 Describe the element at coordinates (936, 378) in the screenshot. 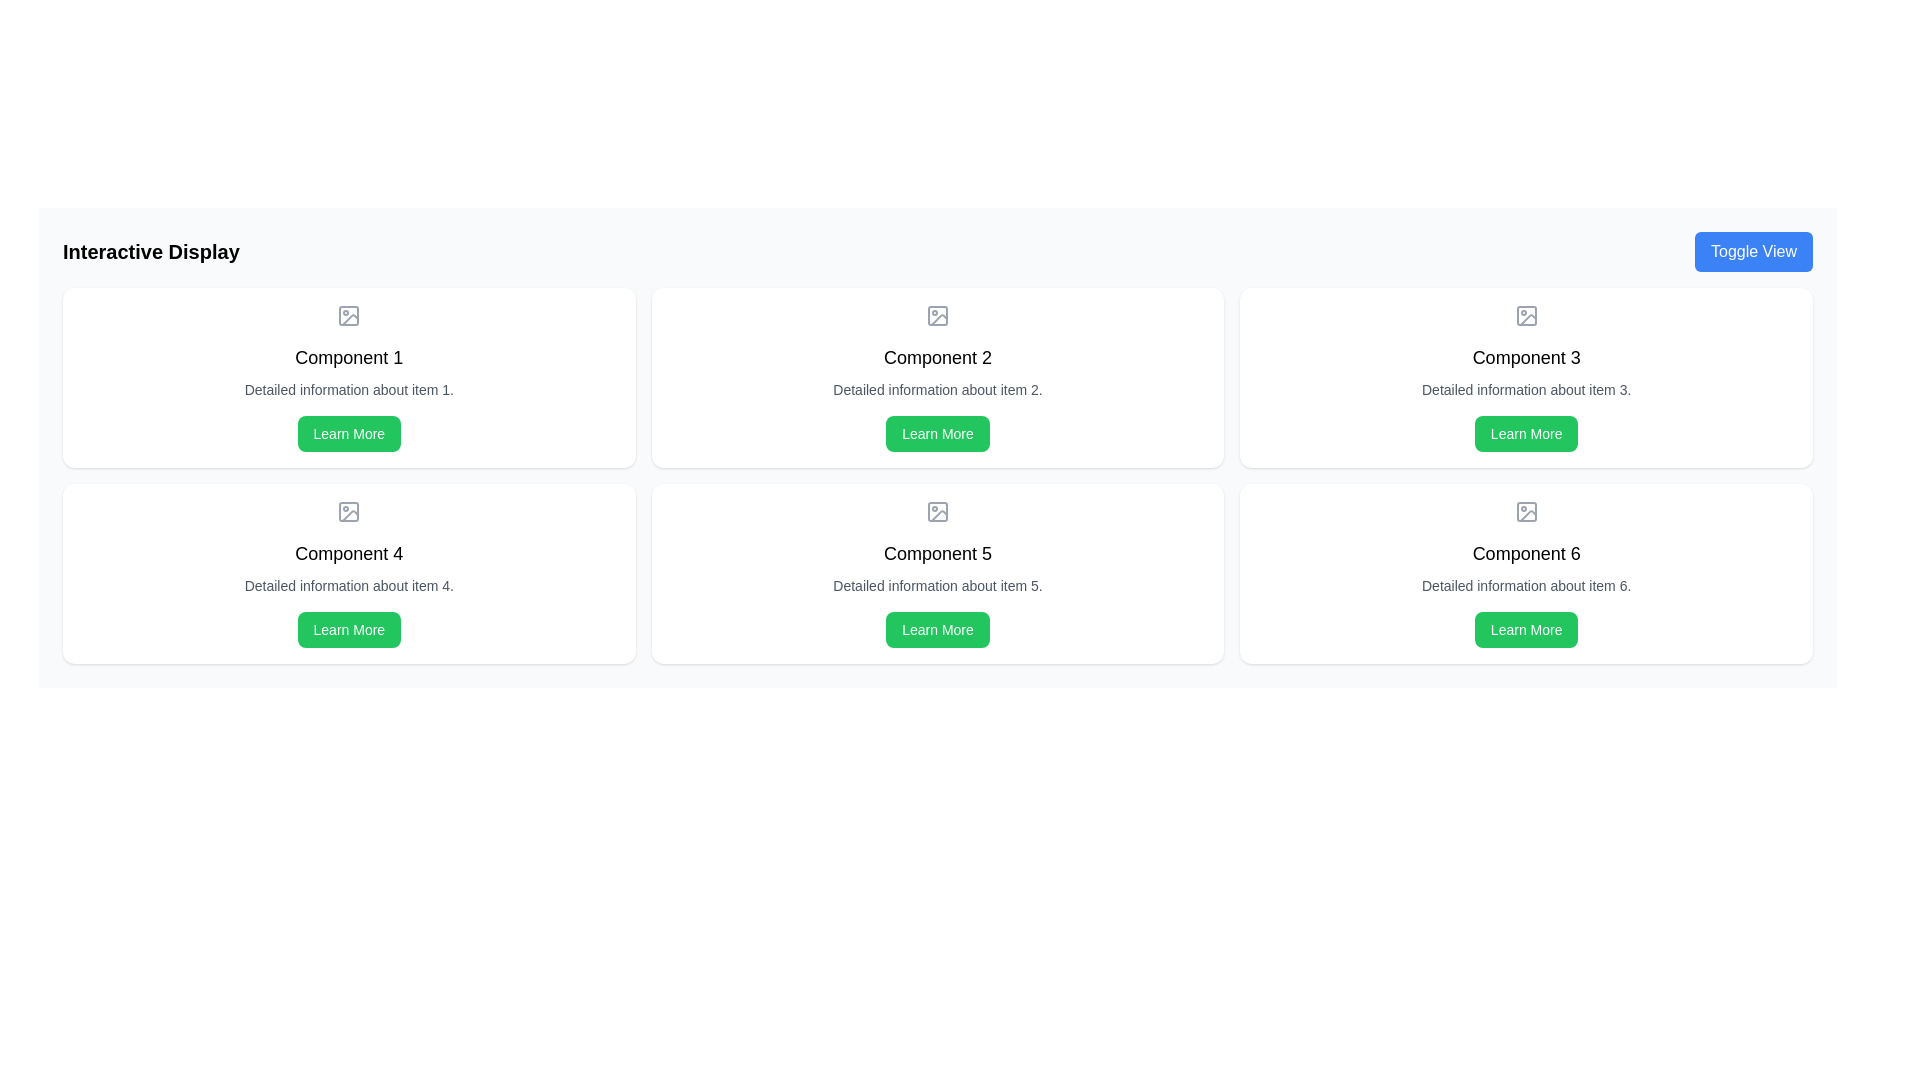

I see `detailed view of the Display card for 'Component 2' by focusing on the icon and text located at the center of the card` at that location.